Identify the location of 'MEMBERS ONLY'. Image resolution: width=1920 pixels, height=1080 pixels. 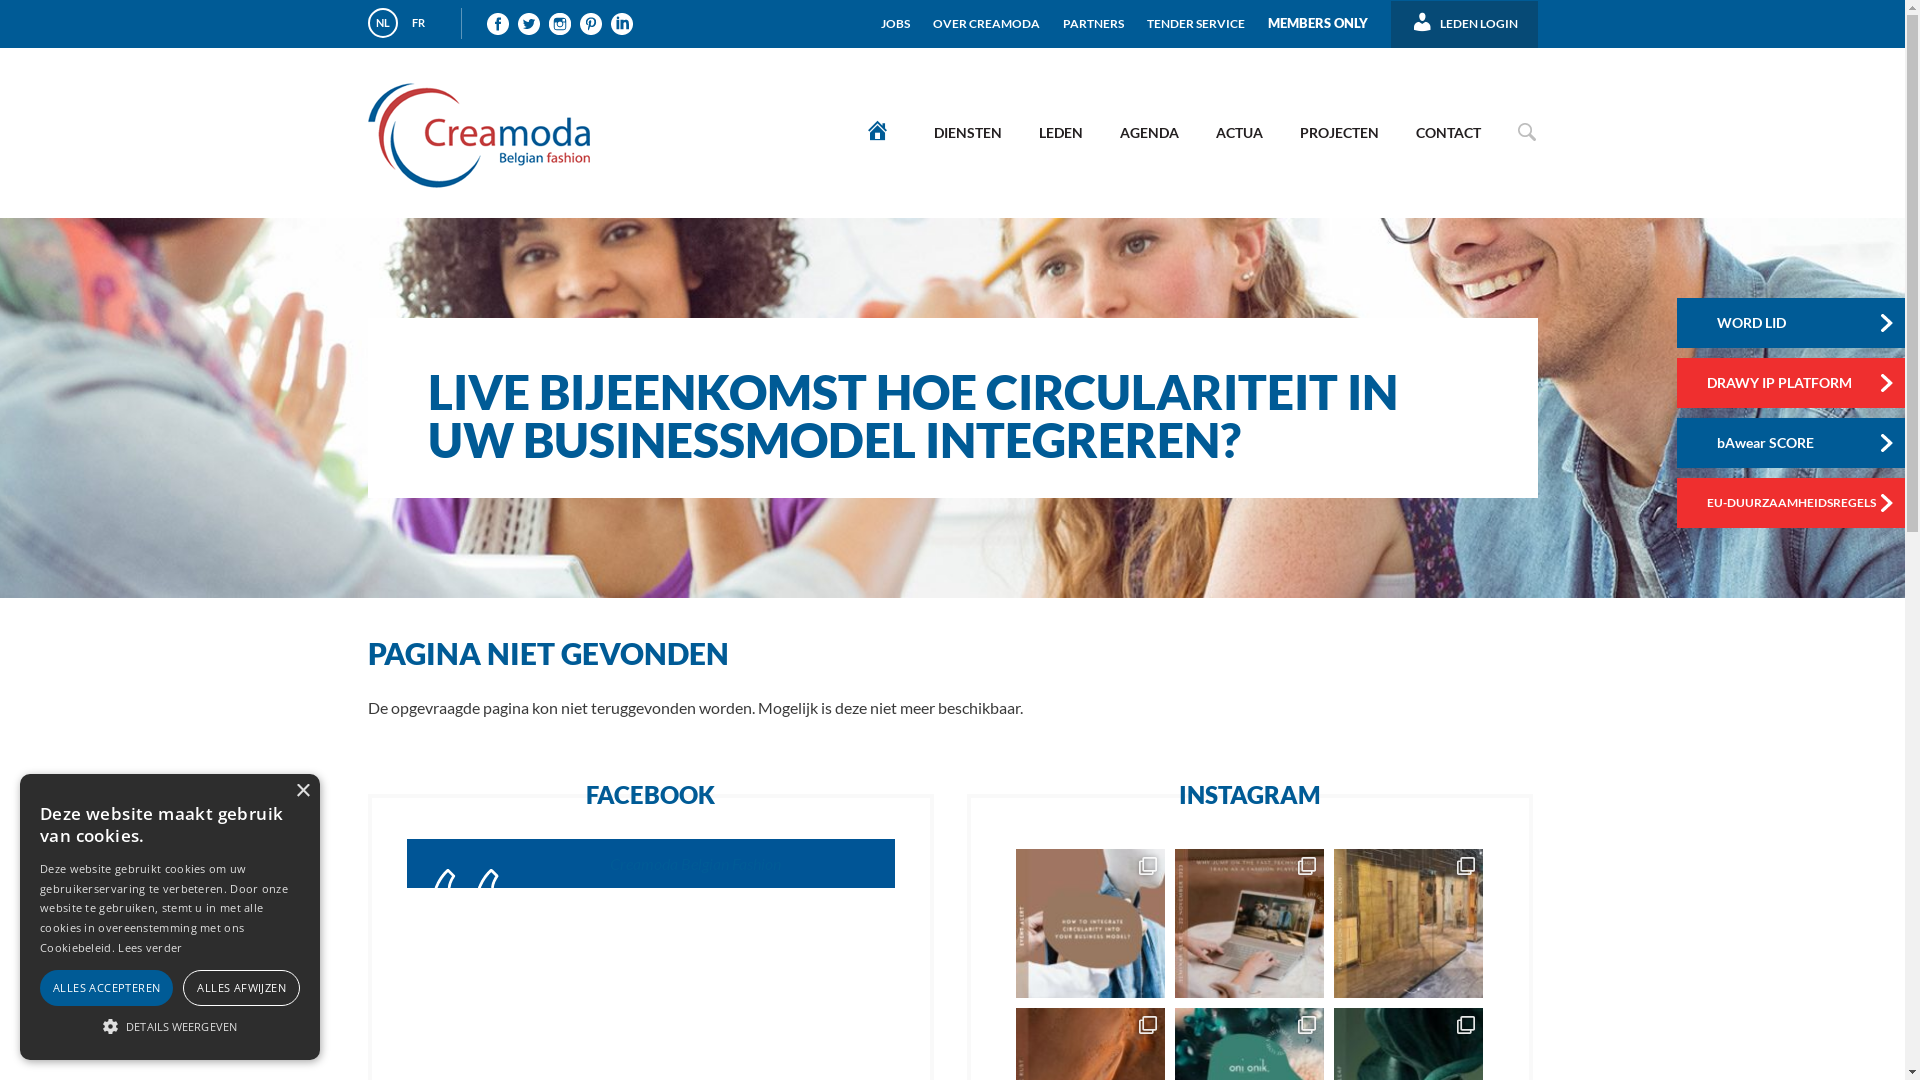
(1318, 15).